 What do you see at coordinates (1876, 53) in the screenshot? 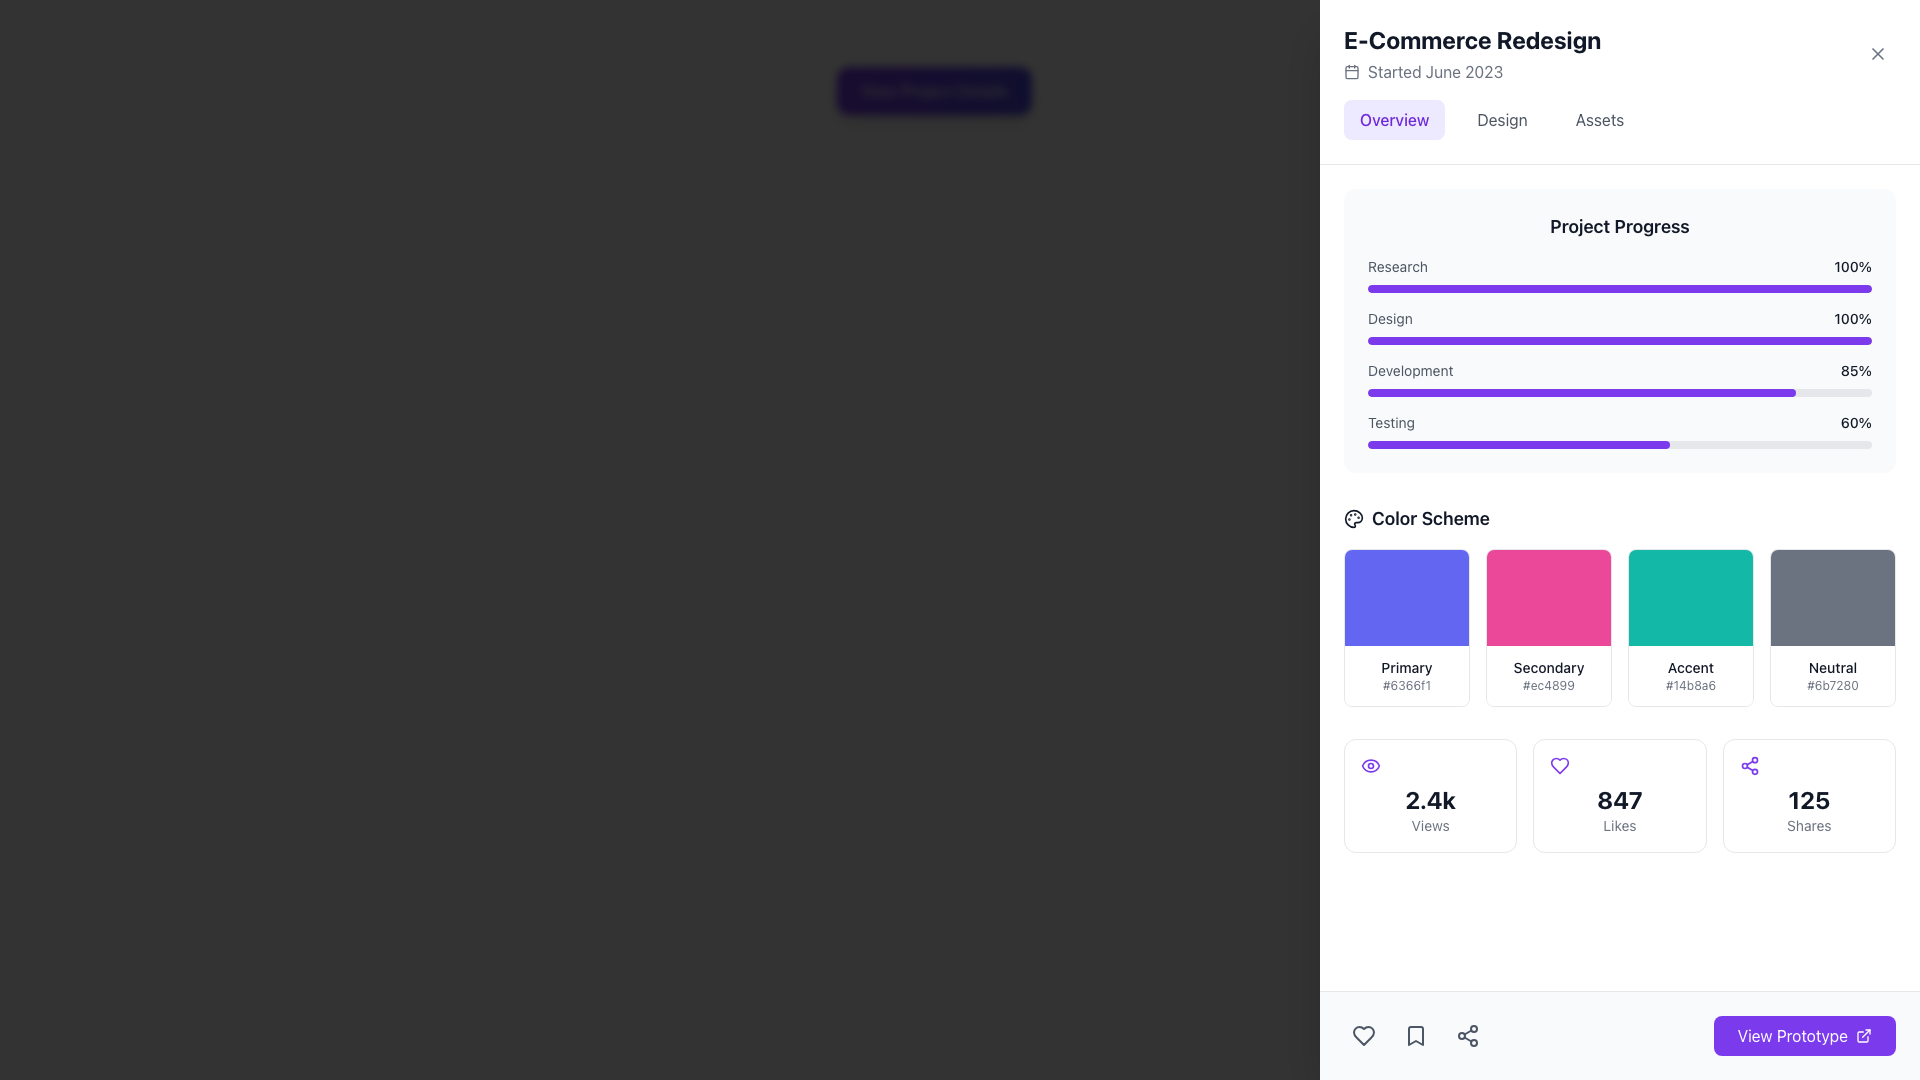
I see `the small 'X' icon located at the top-right corner of the interface, next to the title 'E-Commerce Redesign'` at bounding box center [1876, 53].